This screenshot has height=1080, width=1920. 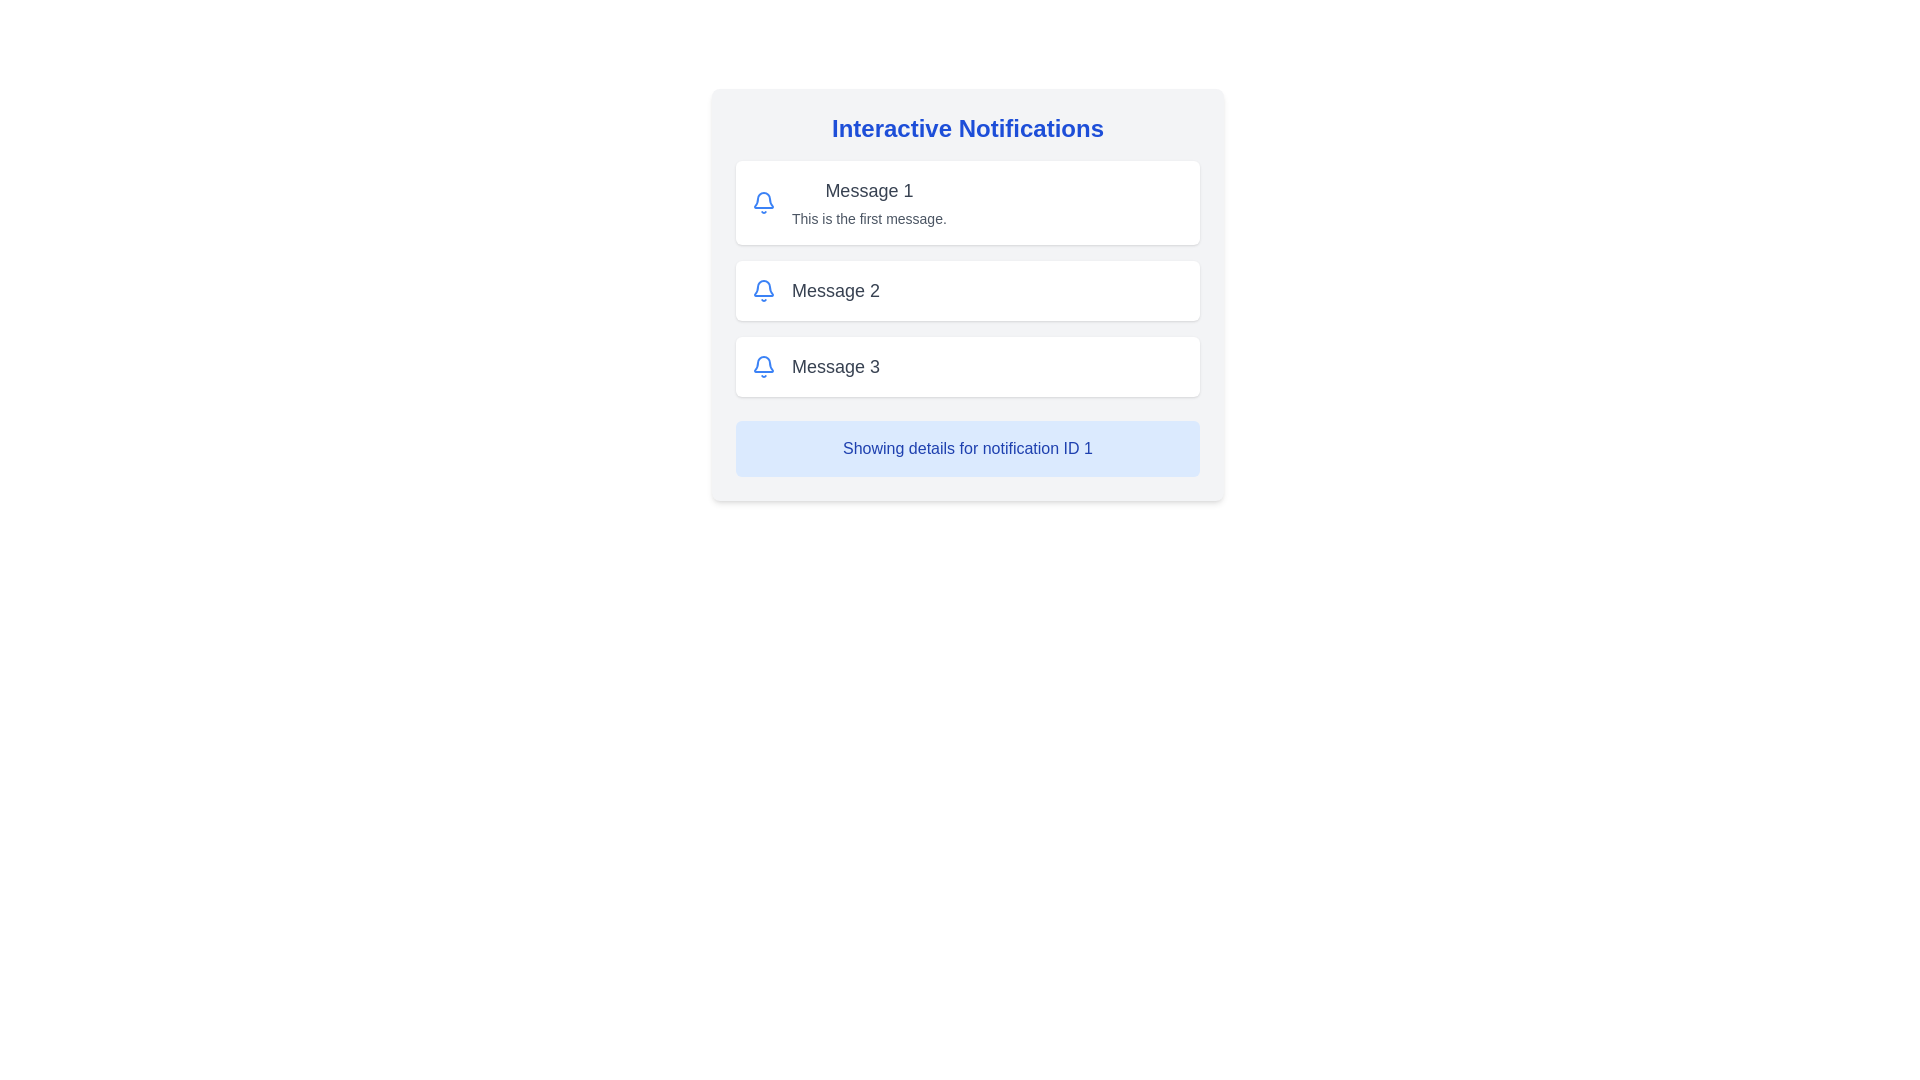 I want to click on the message text that reads 'This is the first message.' located below the heading 'Message 1' in the first notification block of the 'Interactive Notifications' card, so click(x=869, y=219).